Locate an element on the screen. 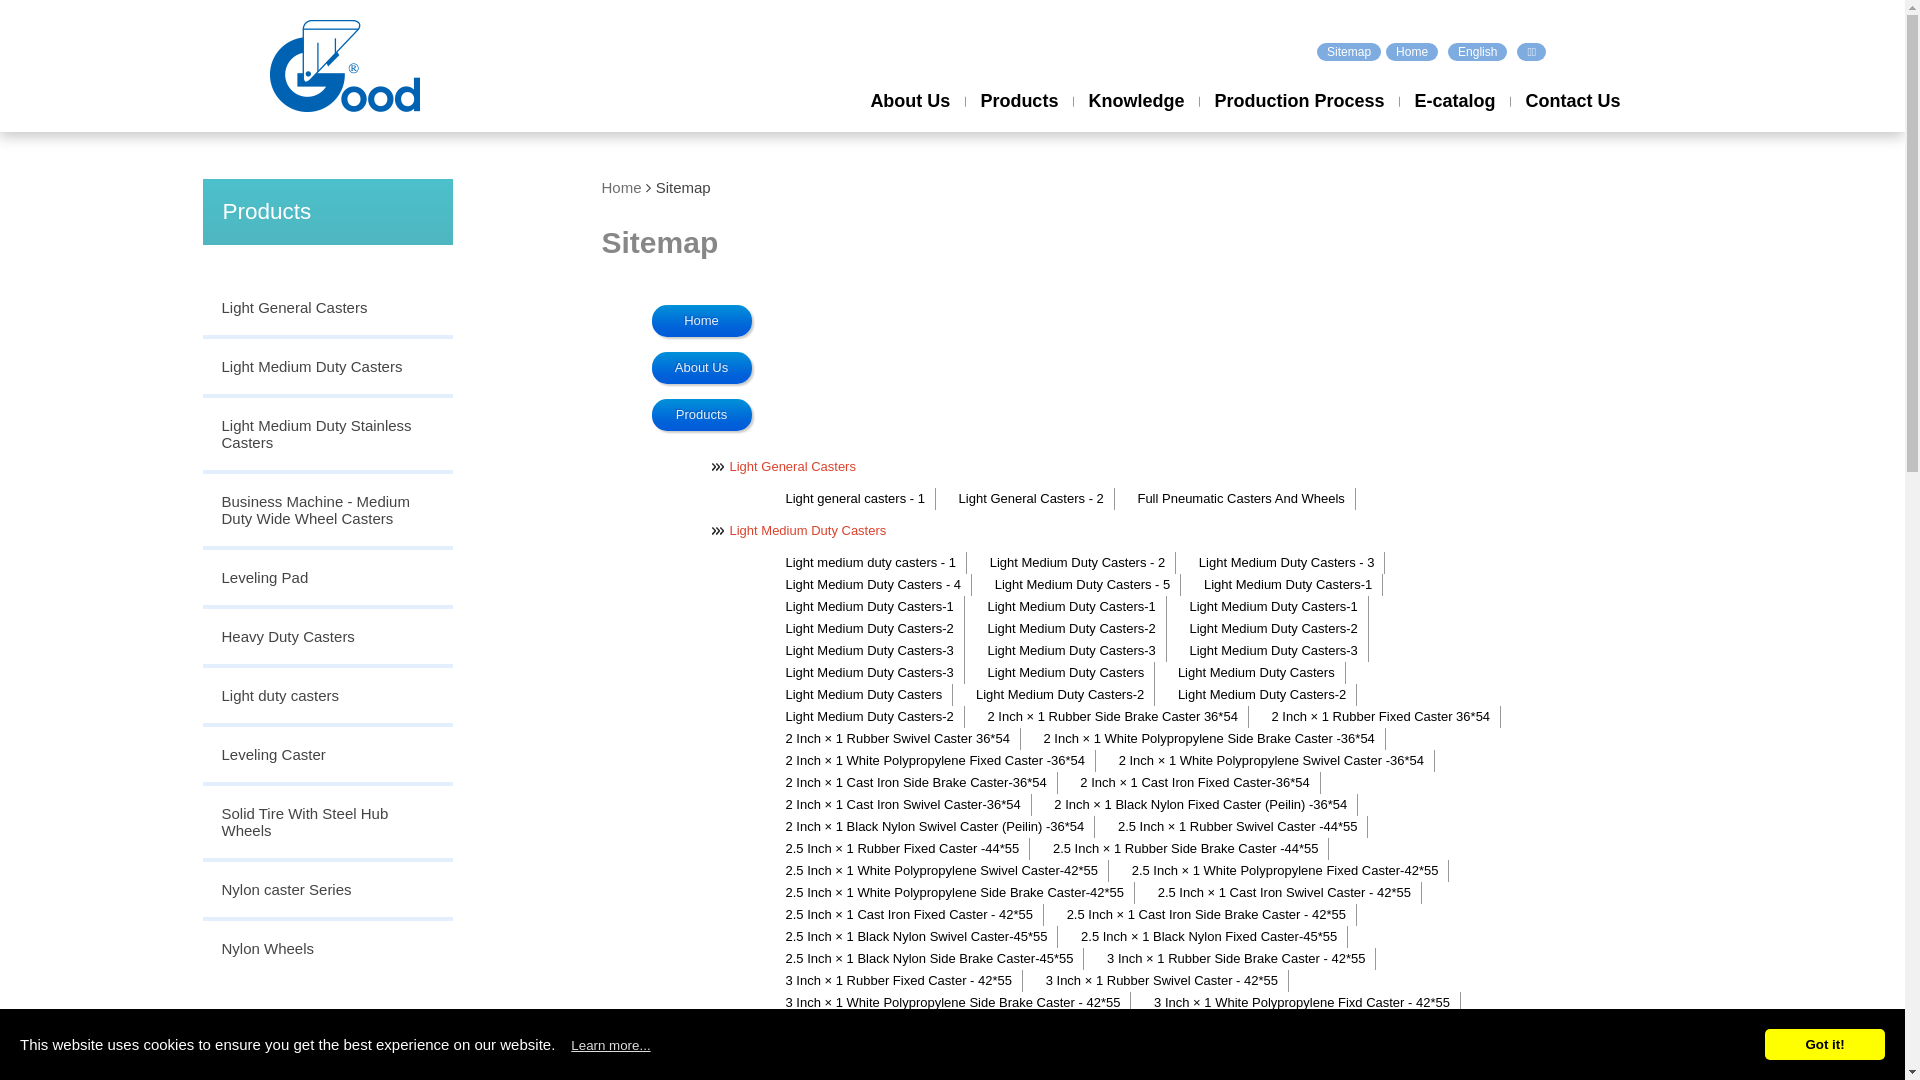 The height and width of the screenshot is (1080, 1920). 'Light General Casters' is located at coordinates (326, 309).